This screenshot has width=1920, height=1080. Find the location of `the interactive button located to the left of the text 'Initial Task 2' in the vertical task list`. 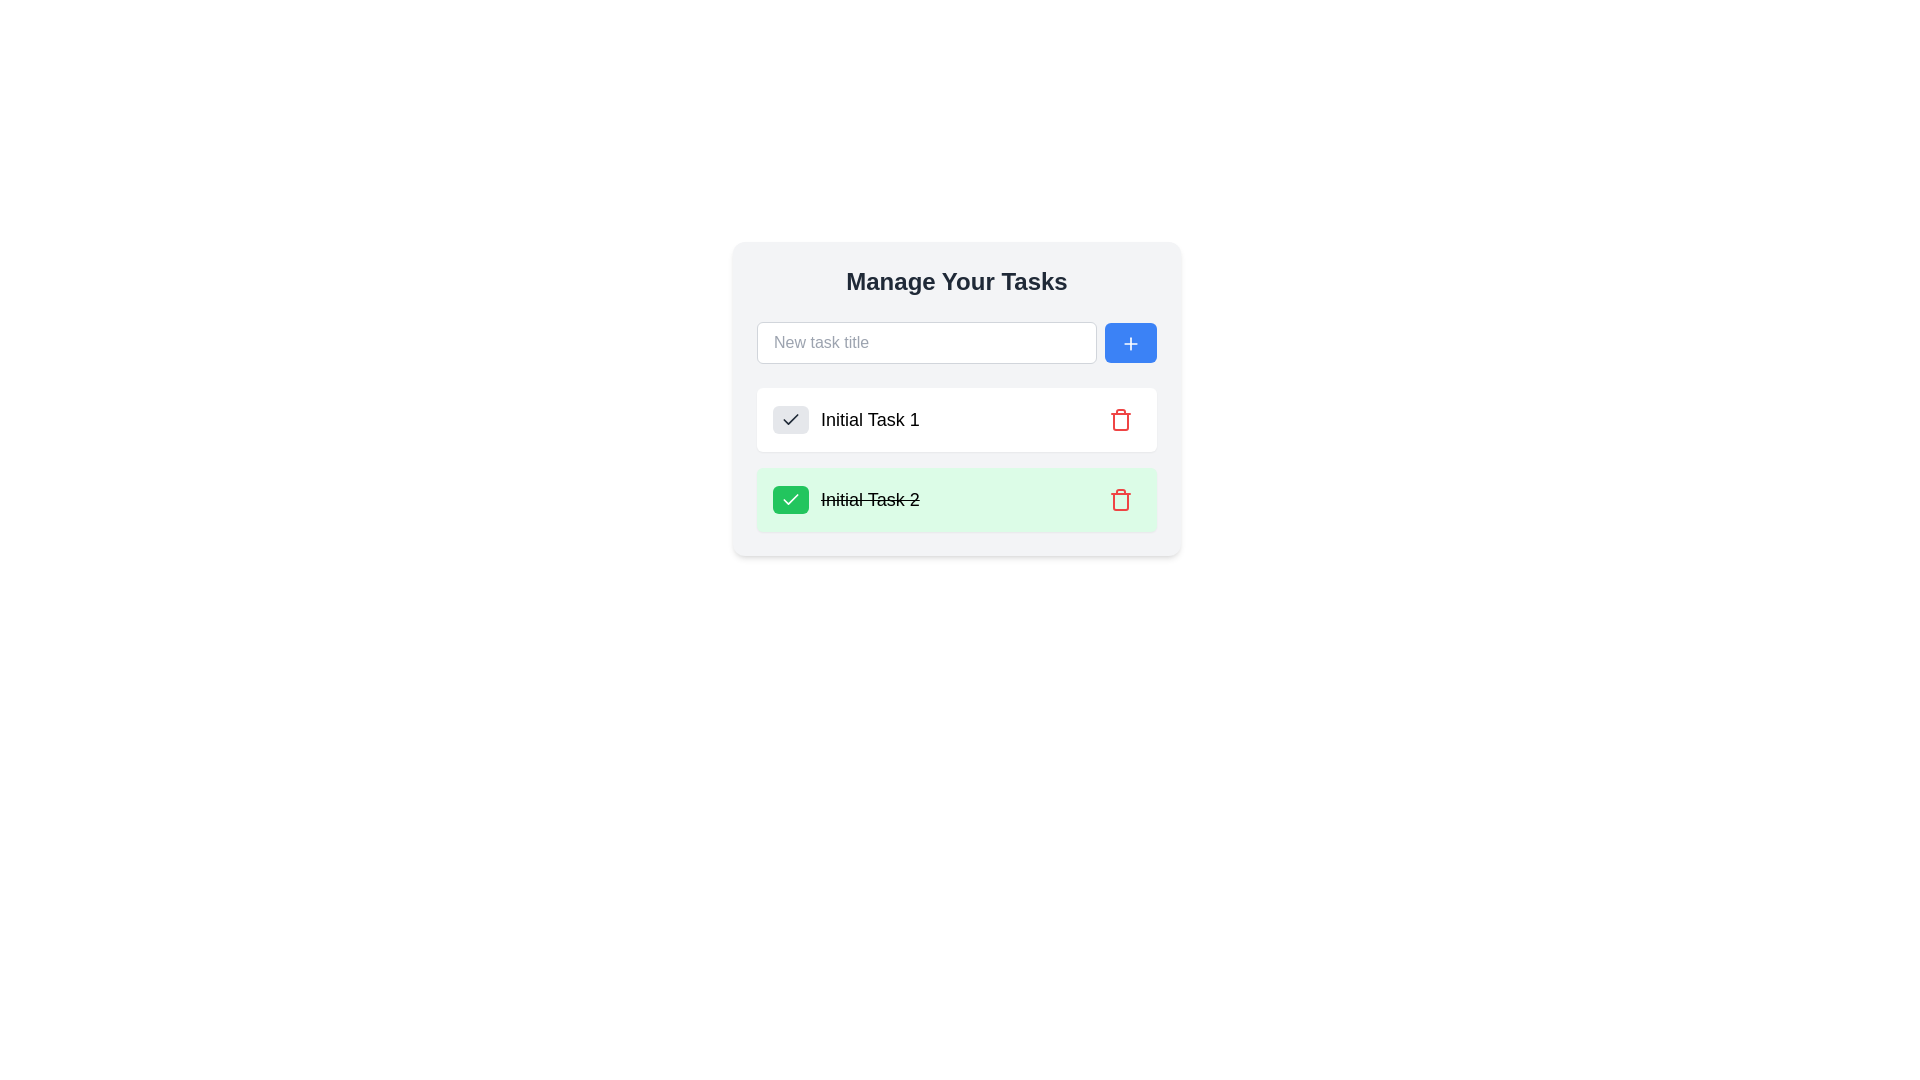

the interactive button located to the left of the text 'Initial Task 2' in the vertical task list is located at coordinates (790, 499).